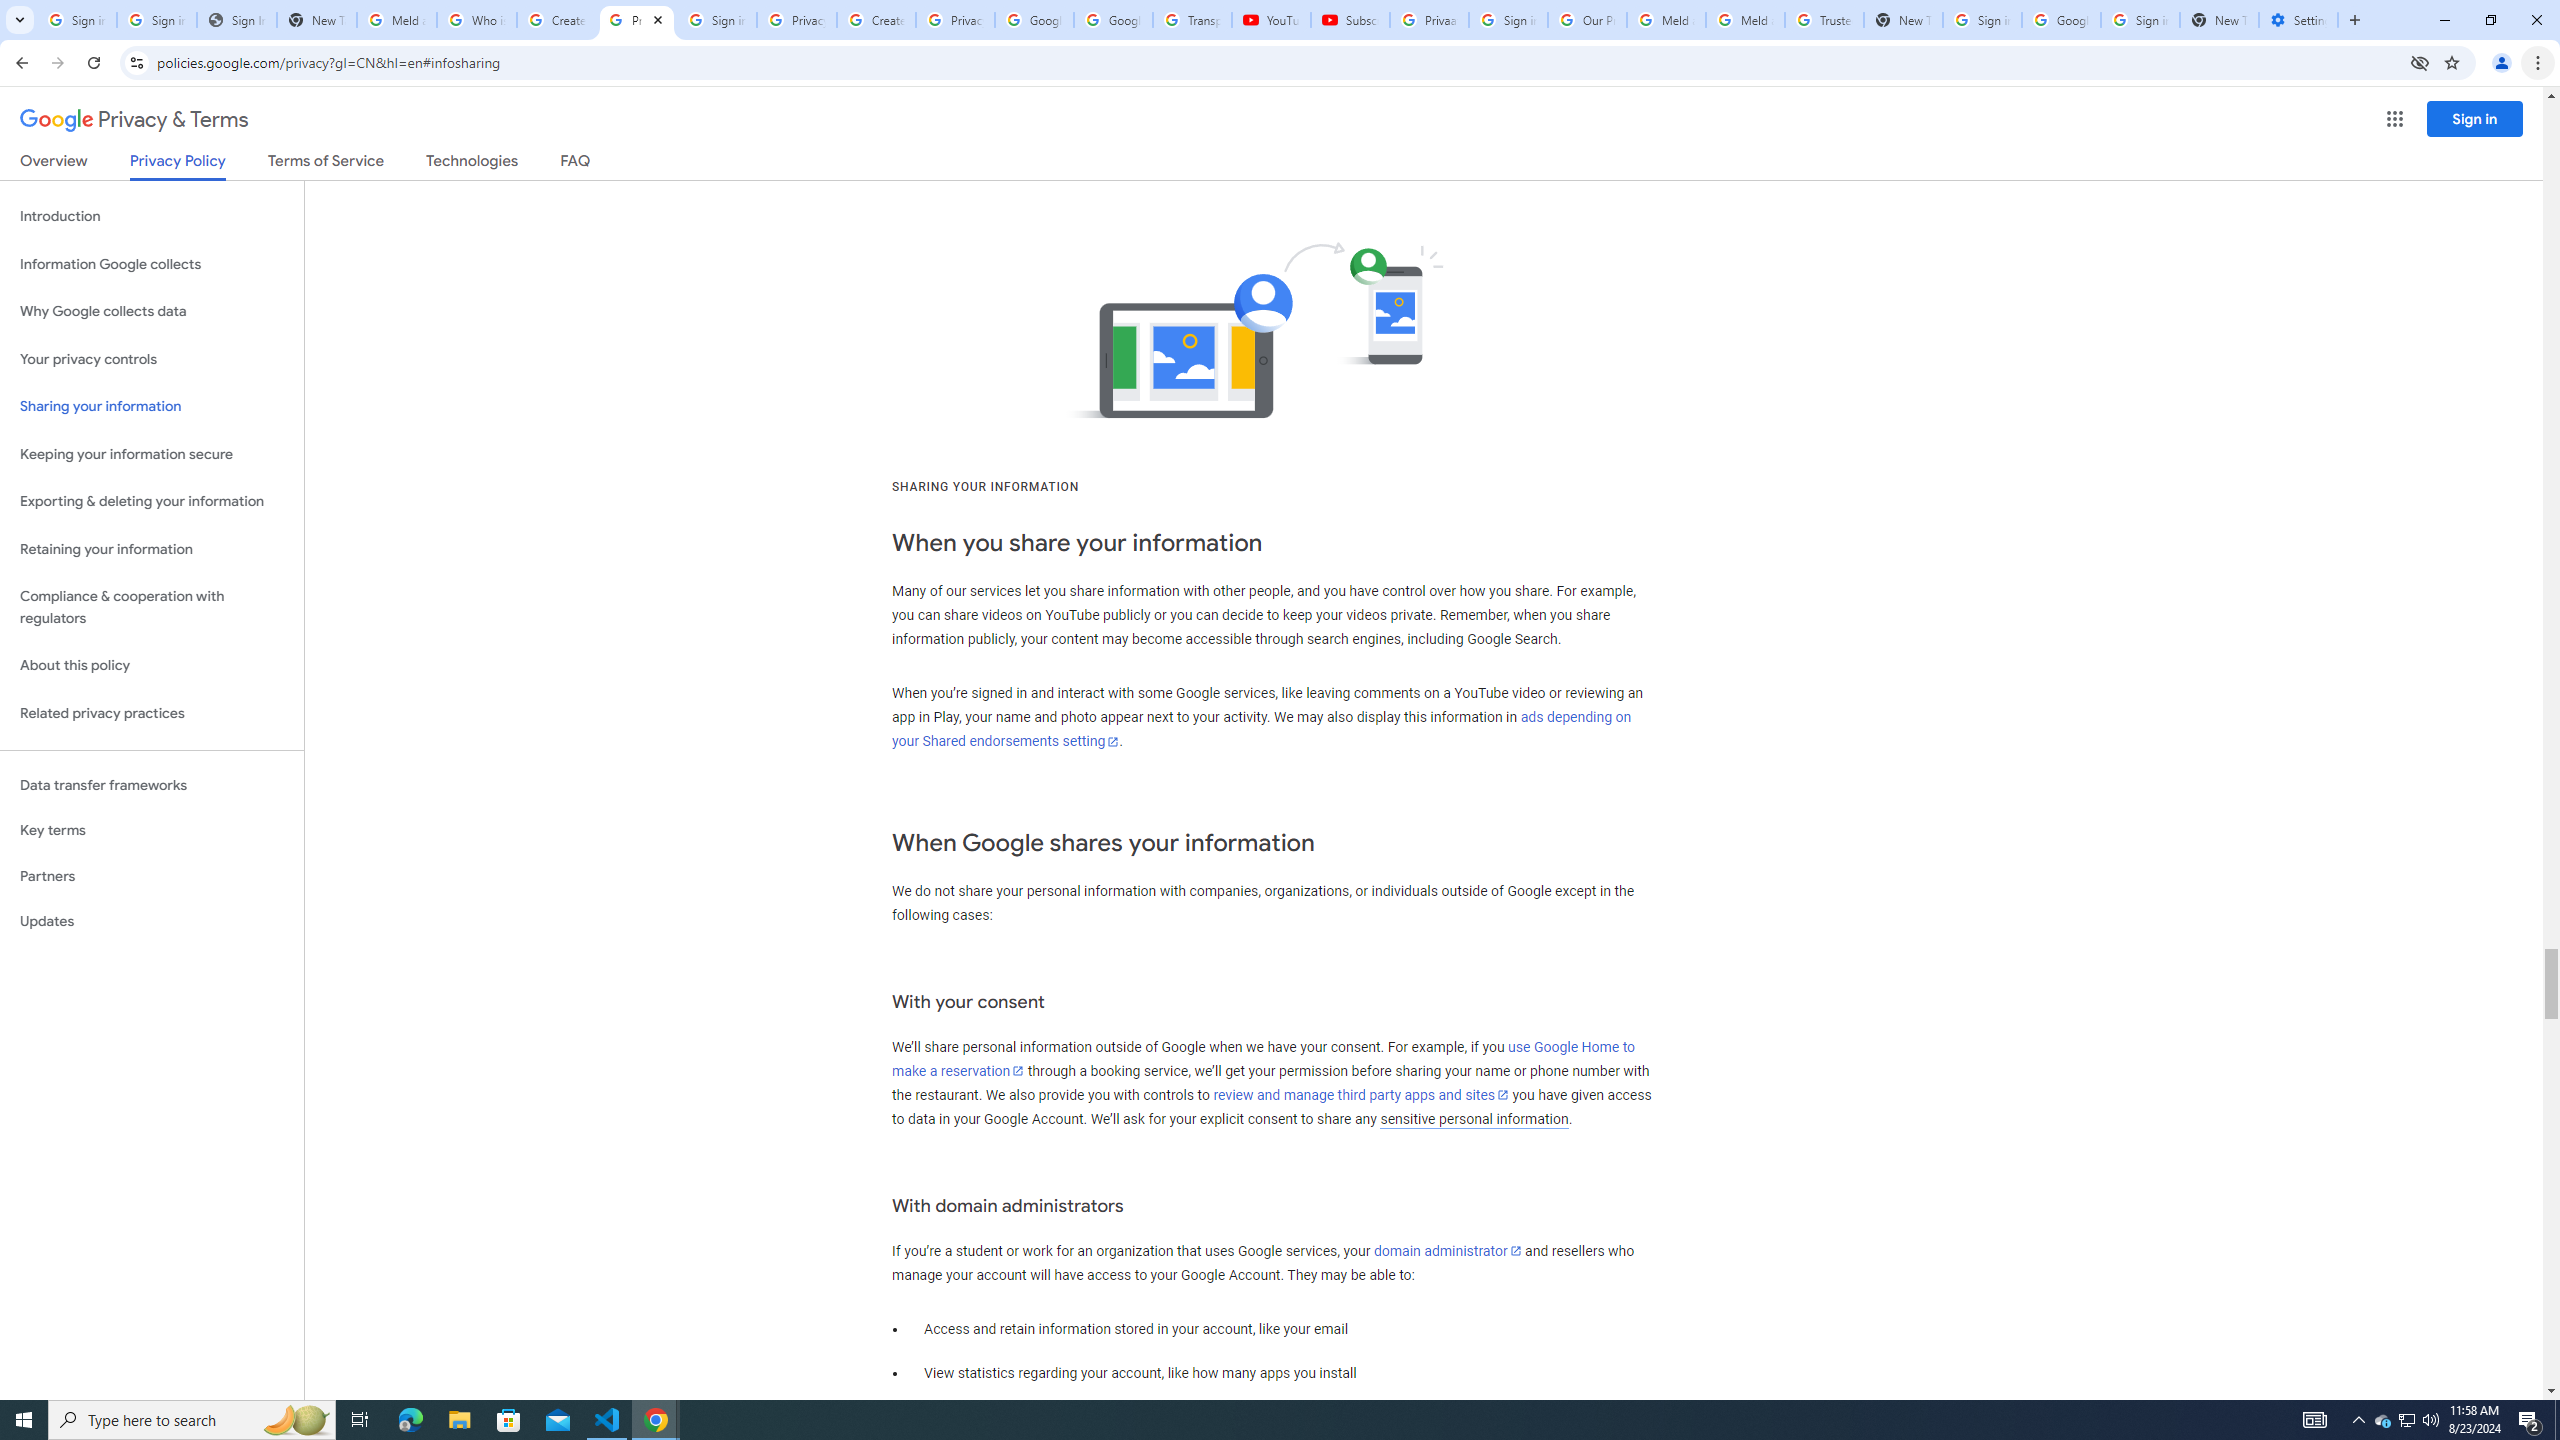 This screenshot has width=2560, height=1440. I want to click on 'ads depending on your Shared endorsements setting', so click(1261, 729).